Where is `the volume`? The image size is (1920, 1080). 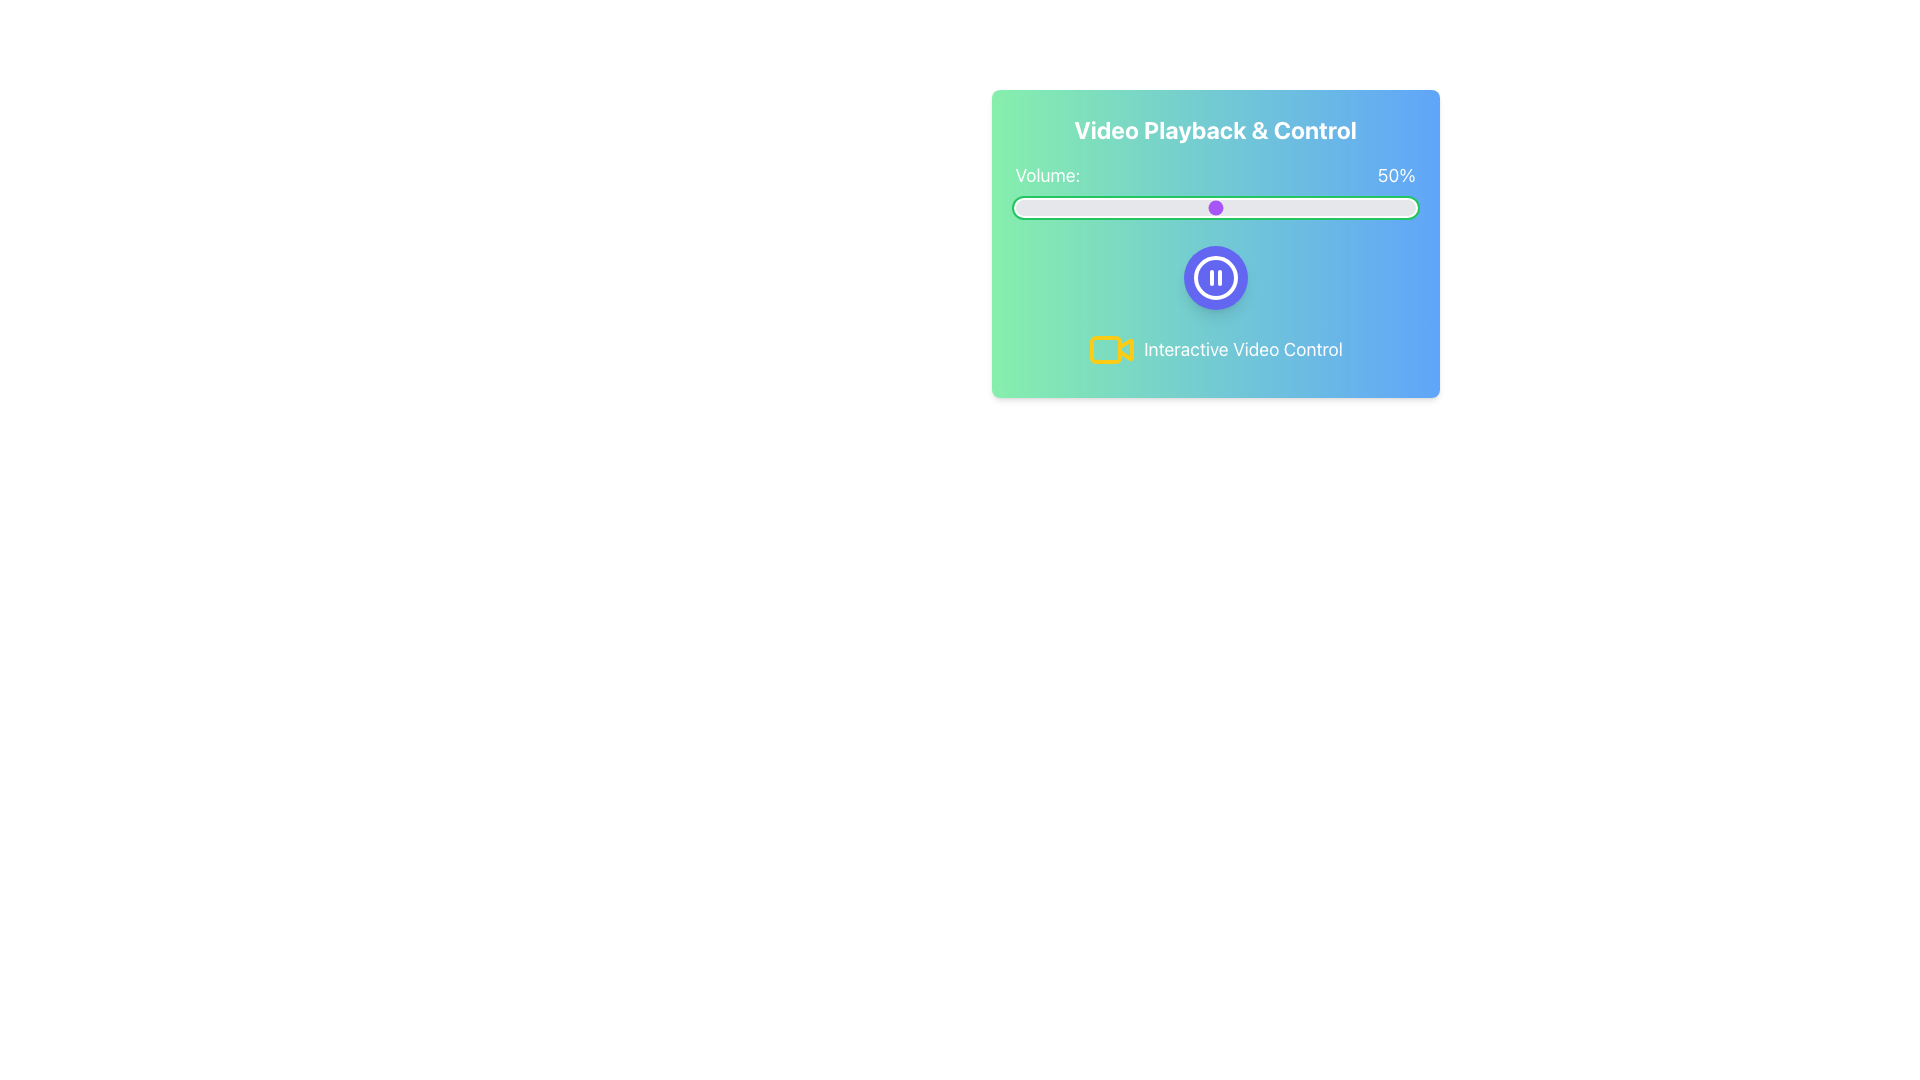
the volume is located at coordinates (1299, 208).